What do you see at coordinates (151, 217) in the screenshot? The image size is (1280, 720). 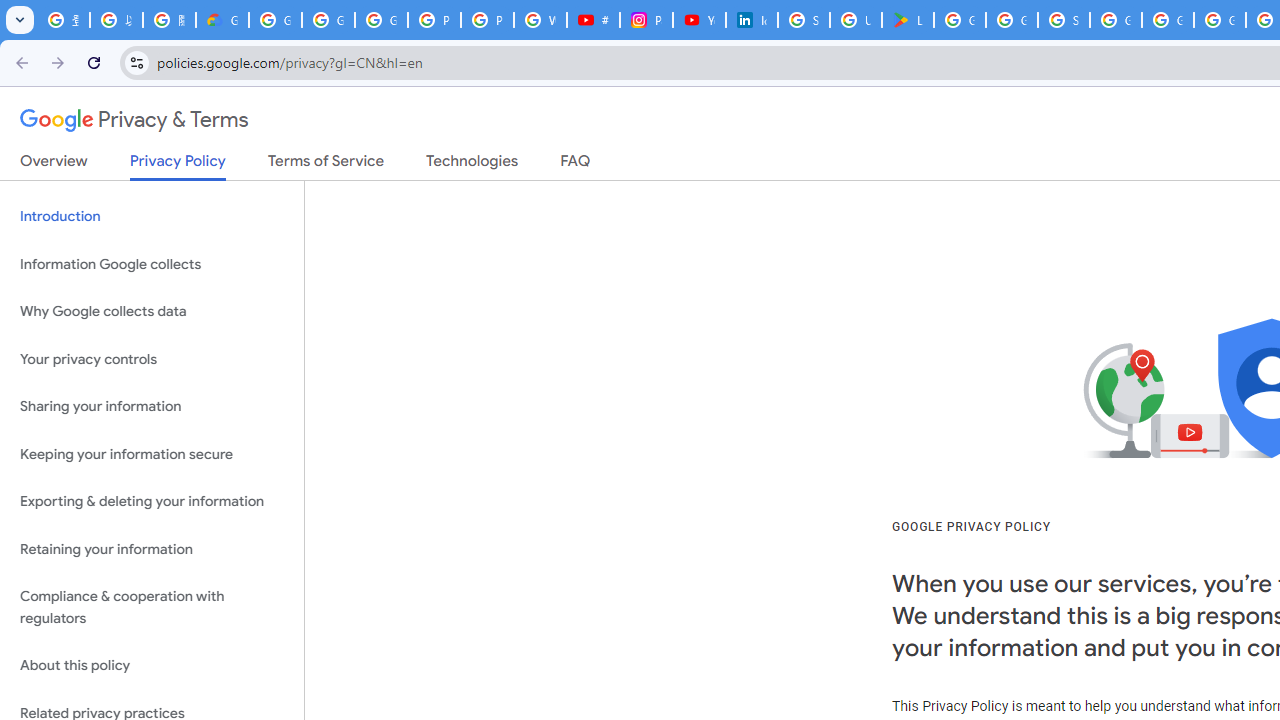 I see `'Introduction'` at bounding box center [151, 217].